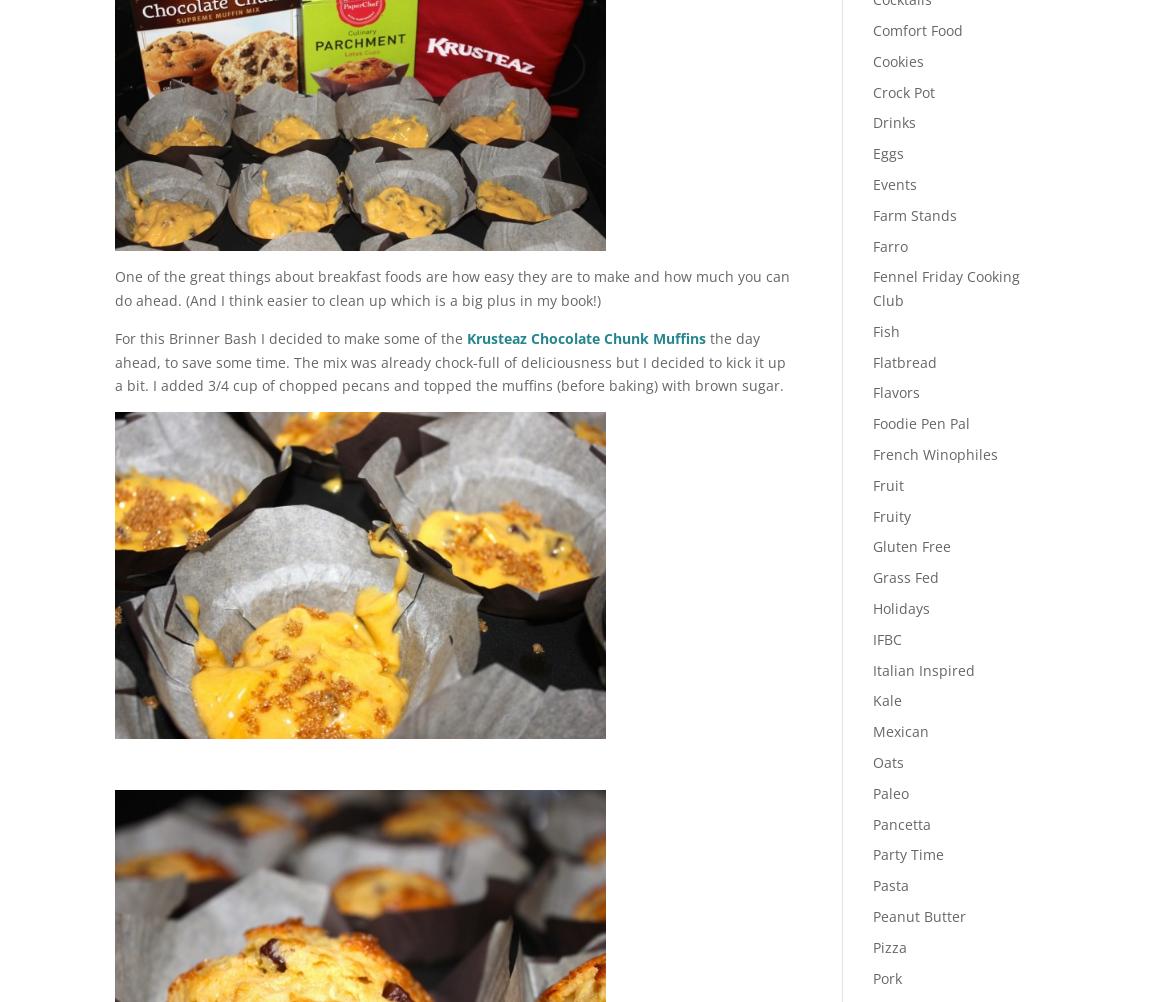  I want to click on 'Fruit', so click(887, 483).